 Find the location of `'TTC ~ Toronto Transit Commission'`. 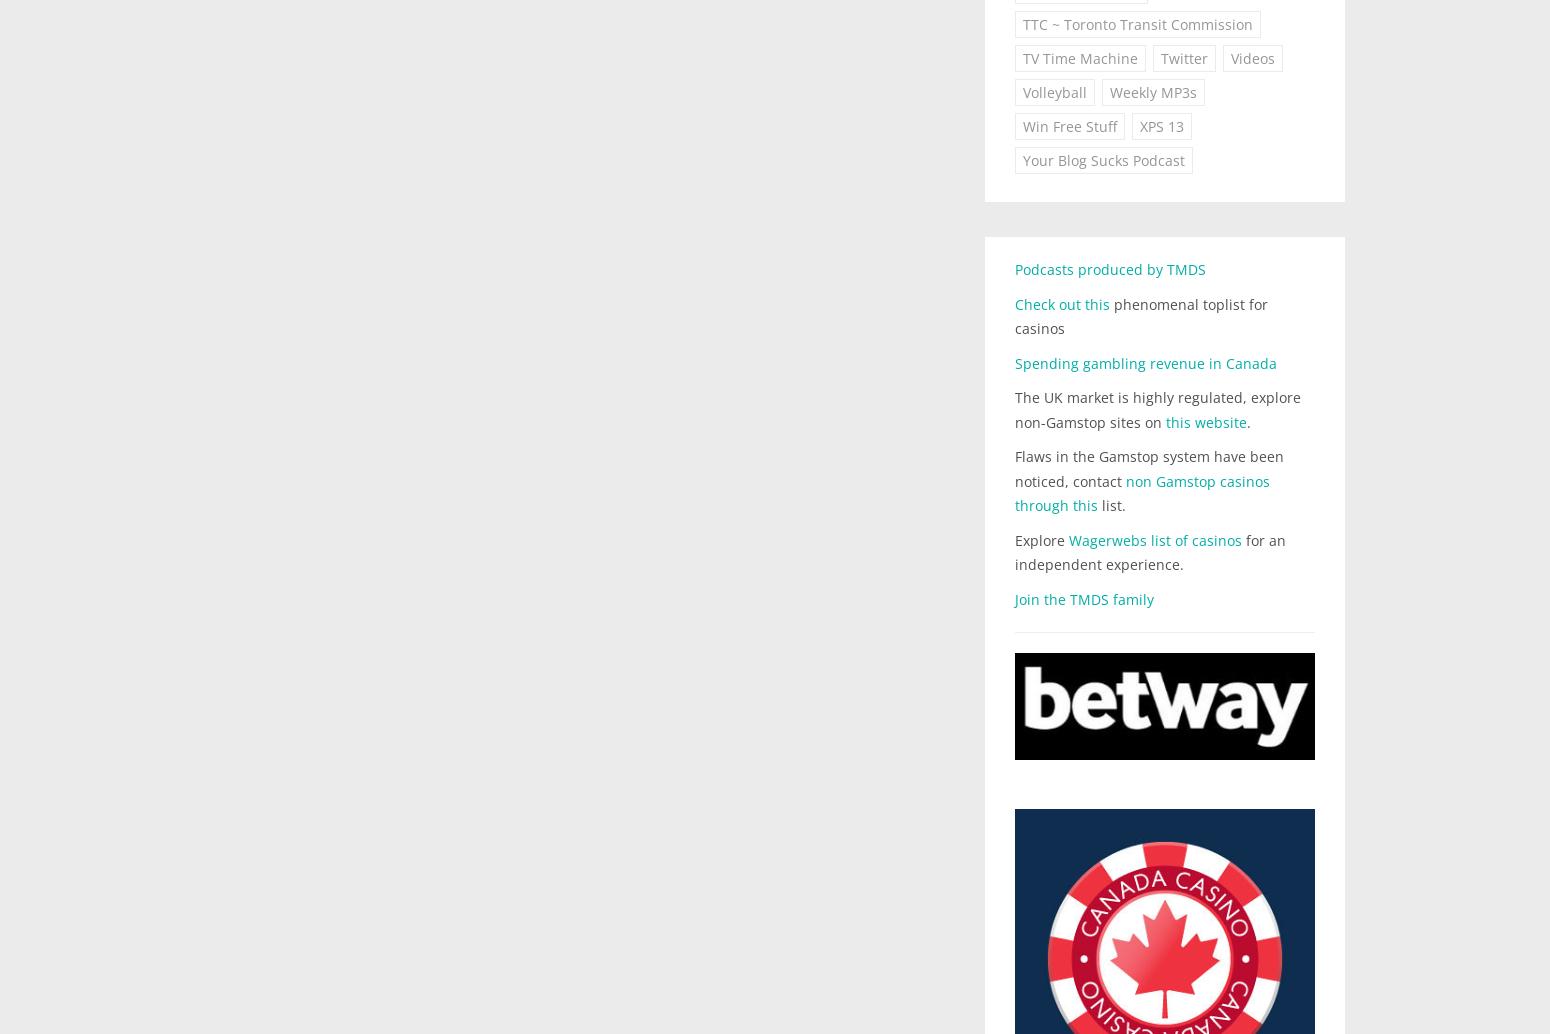

'TTC ~ Toronto Transit Commission' is located at coordinates (1137, 24).